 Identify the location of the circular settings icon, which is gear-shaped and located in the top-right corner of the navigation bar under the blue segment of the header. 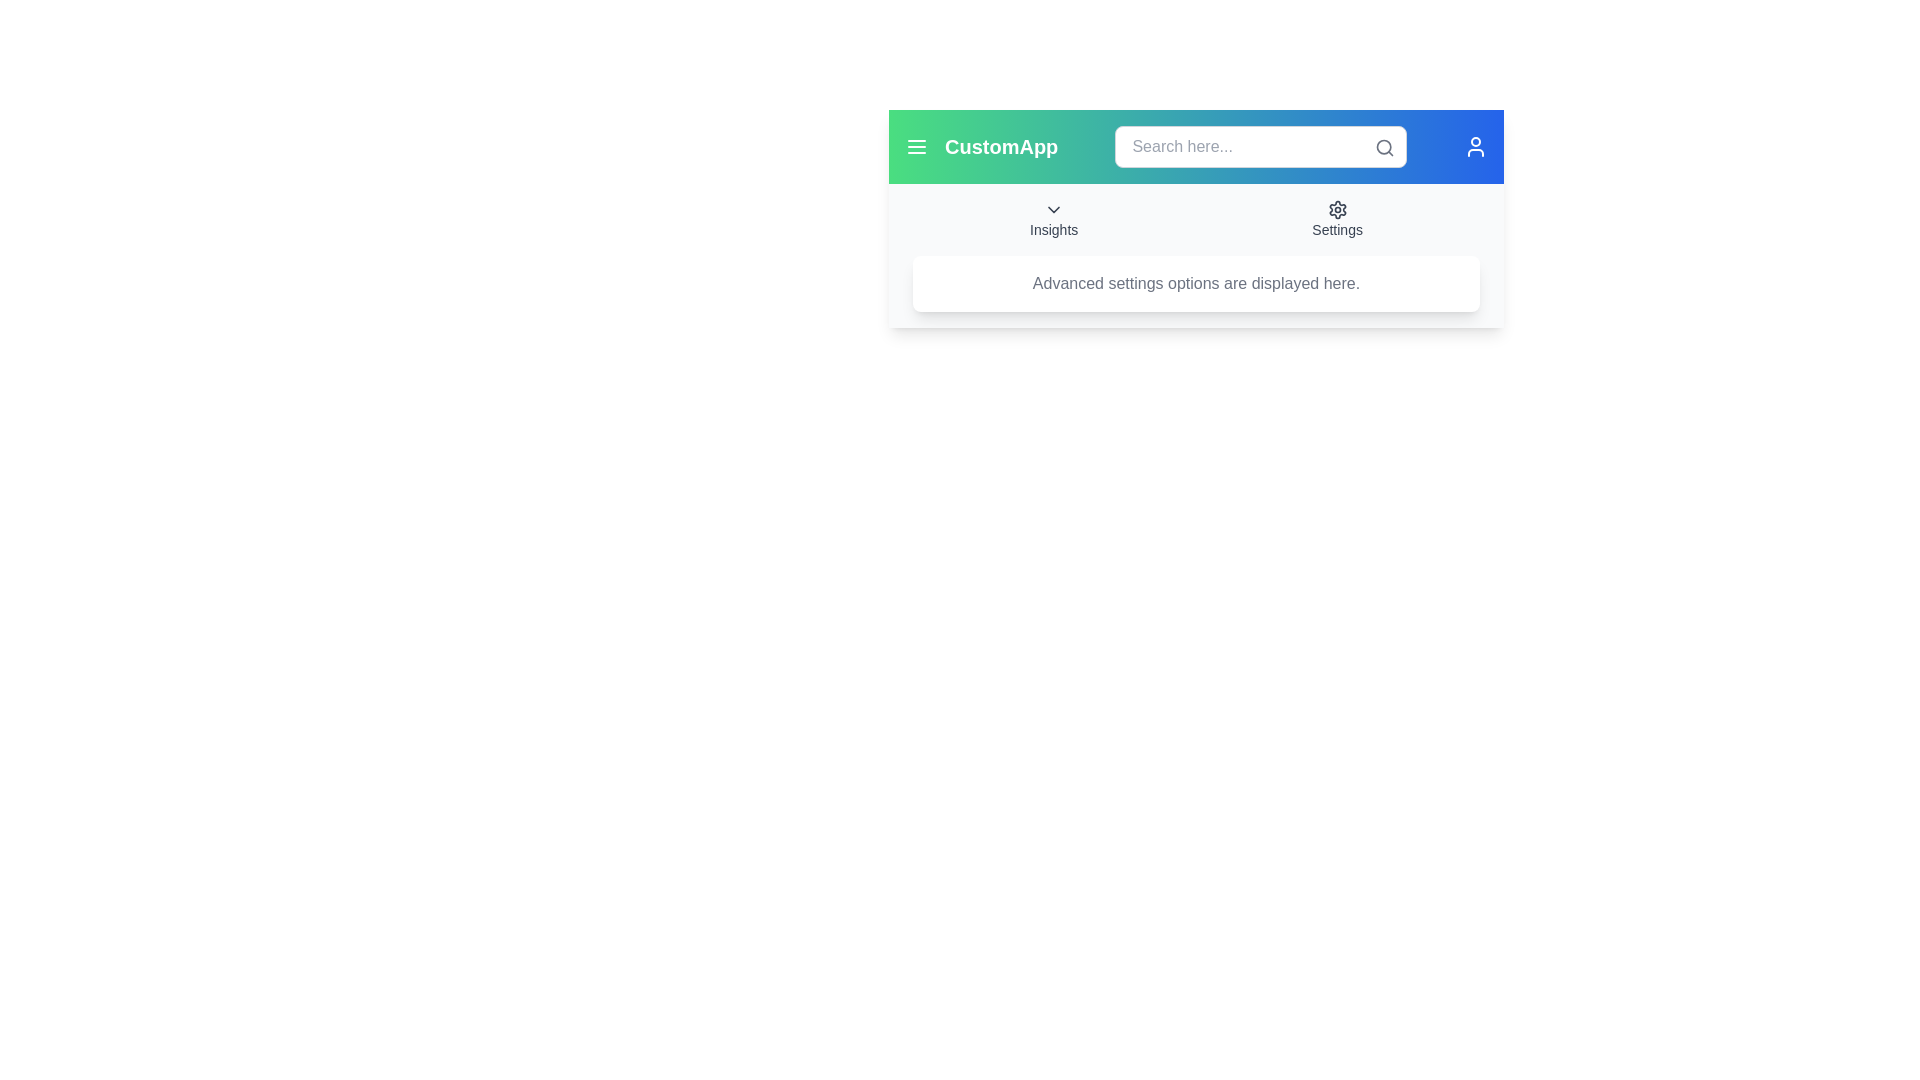
(1337, 209).